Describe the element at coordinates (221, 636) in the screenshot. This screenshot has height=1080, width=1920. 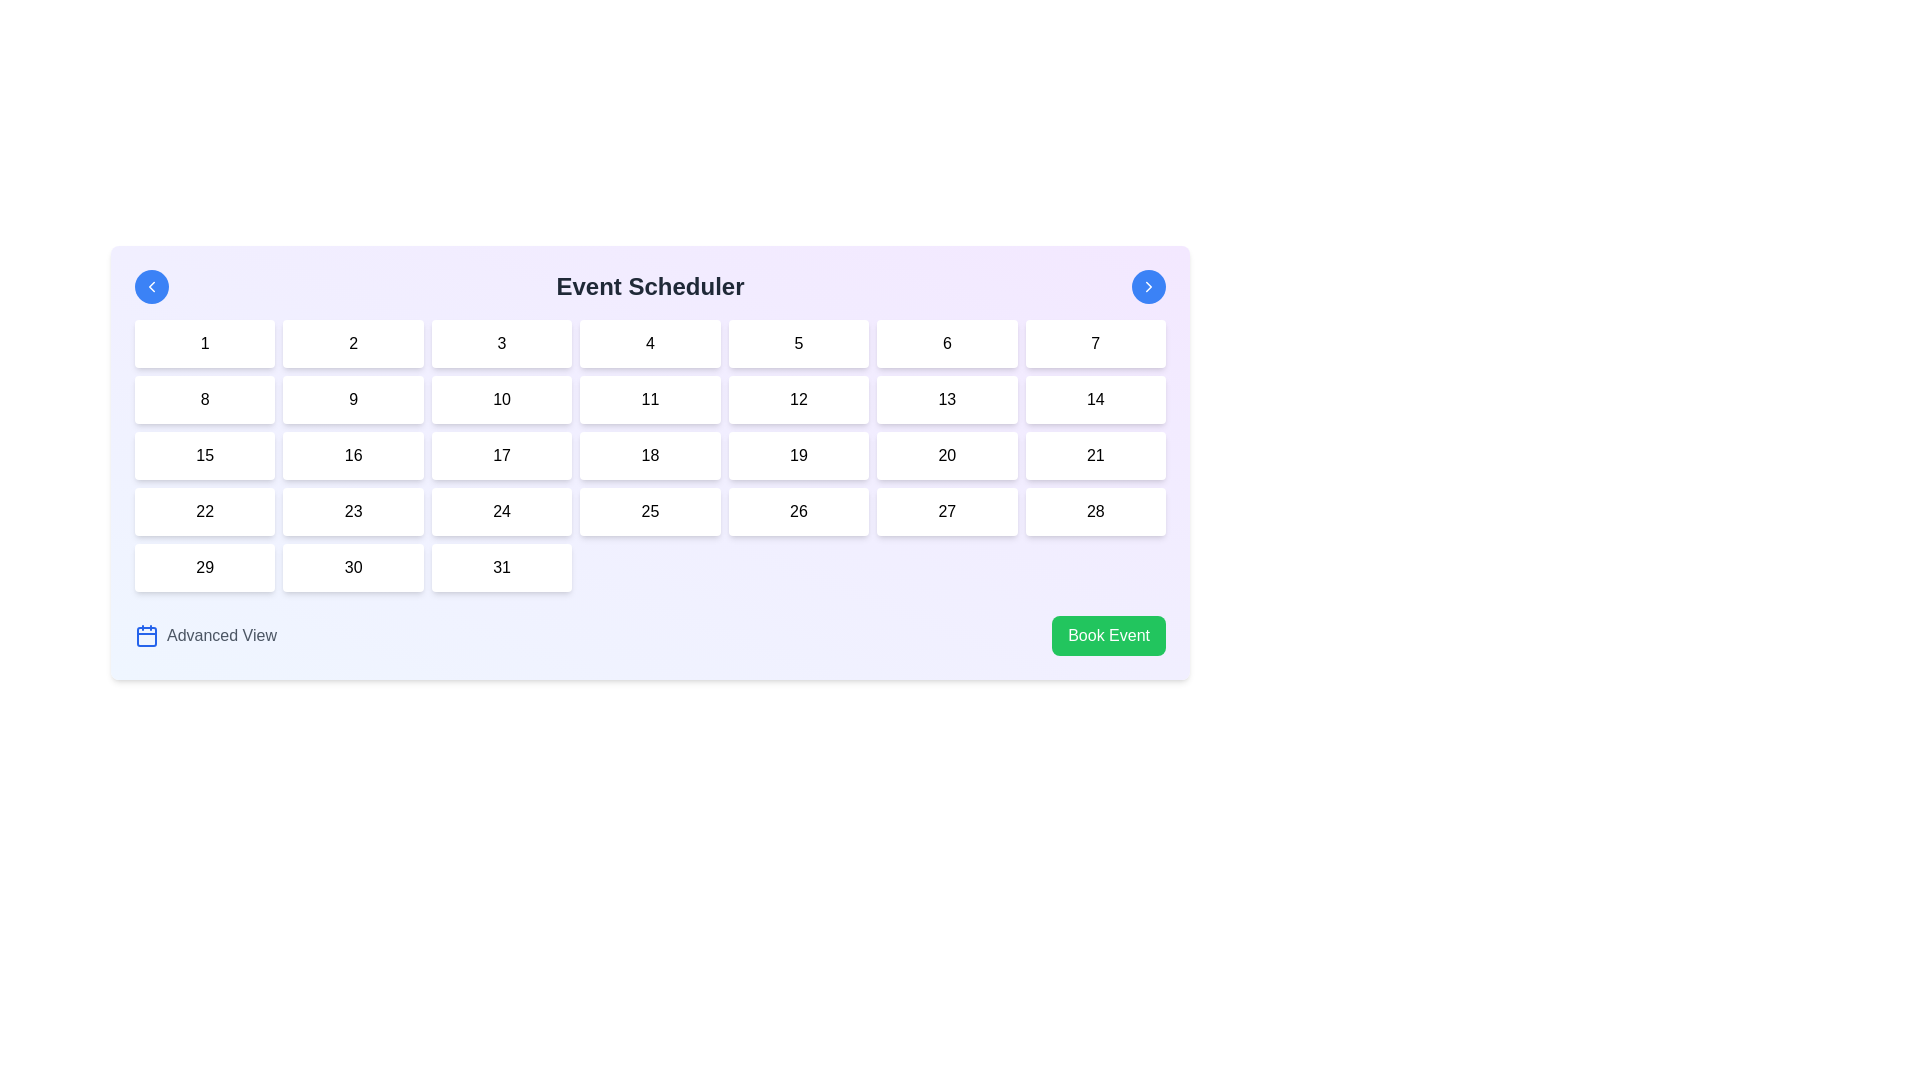
I see `the 'Advanced View' text label, which is styled in gray and located to the right of a blue calendar icon` at that location.